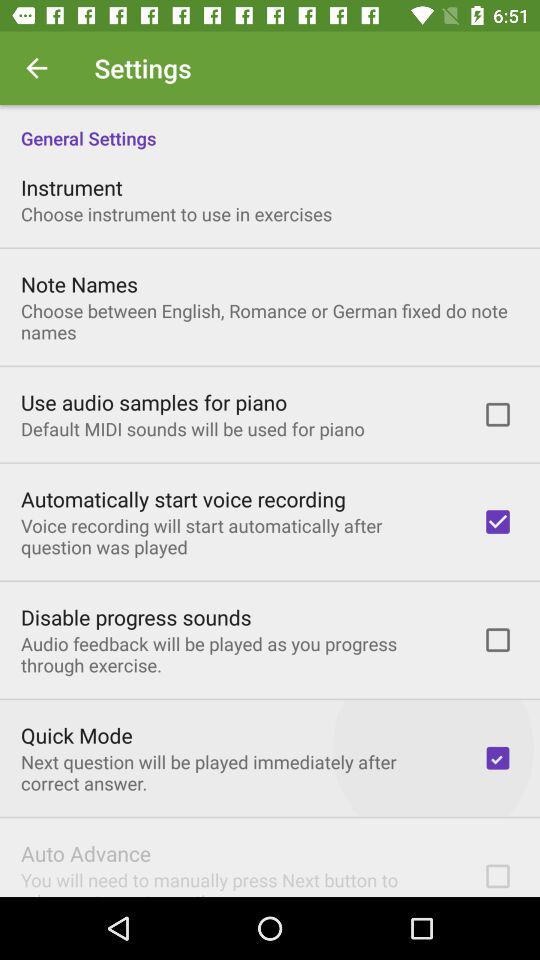  What do you see at coordinates (270, 321) in the screenshot?
I see `the icon below the note names` at bounding box center [270, 321].